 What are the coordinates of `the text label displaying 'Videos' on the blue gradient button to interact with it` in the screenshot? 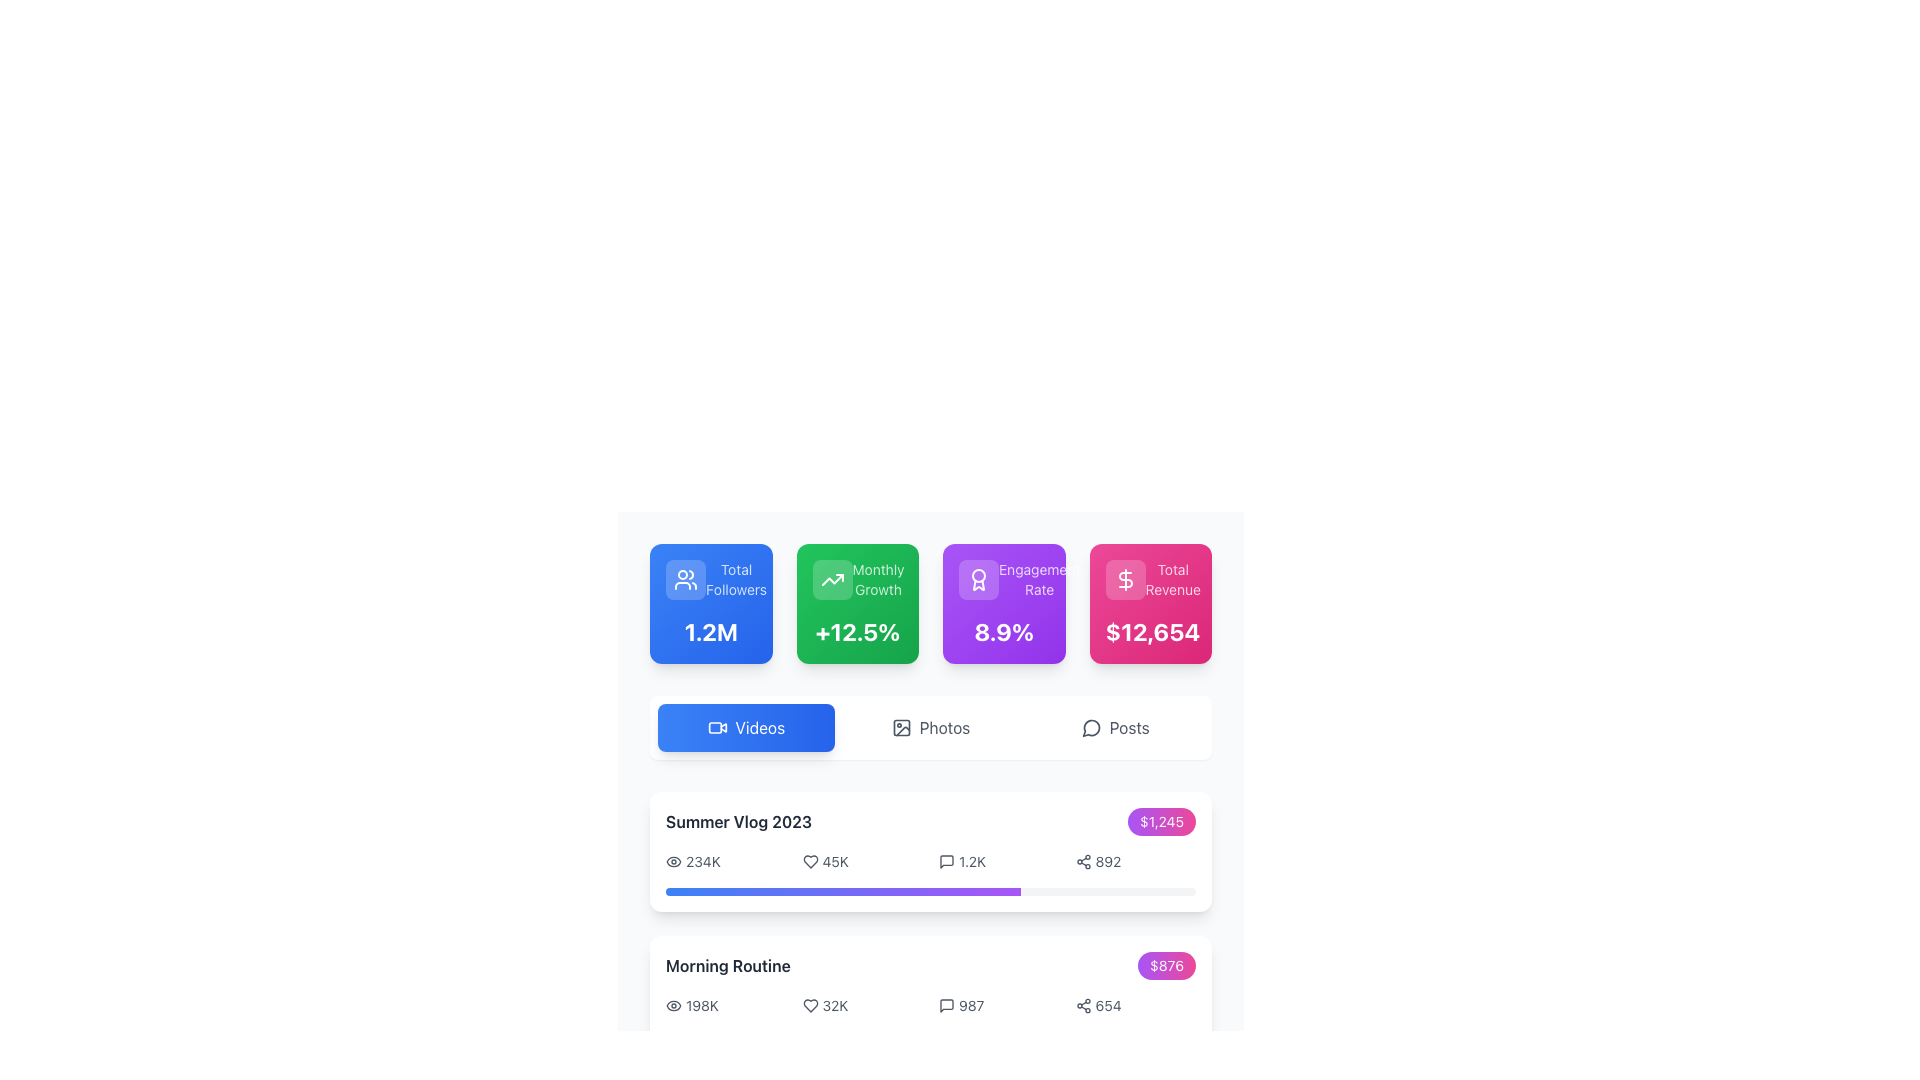 It's located at (759, 728).